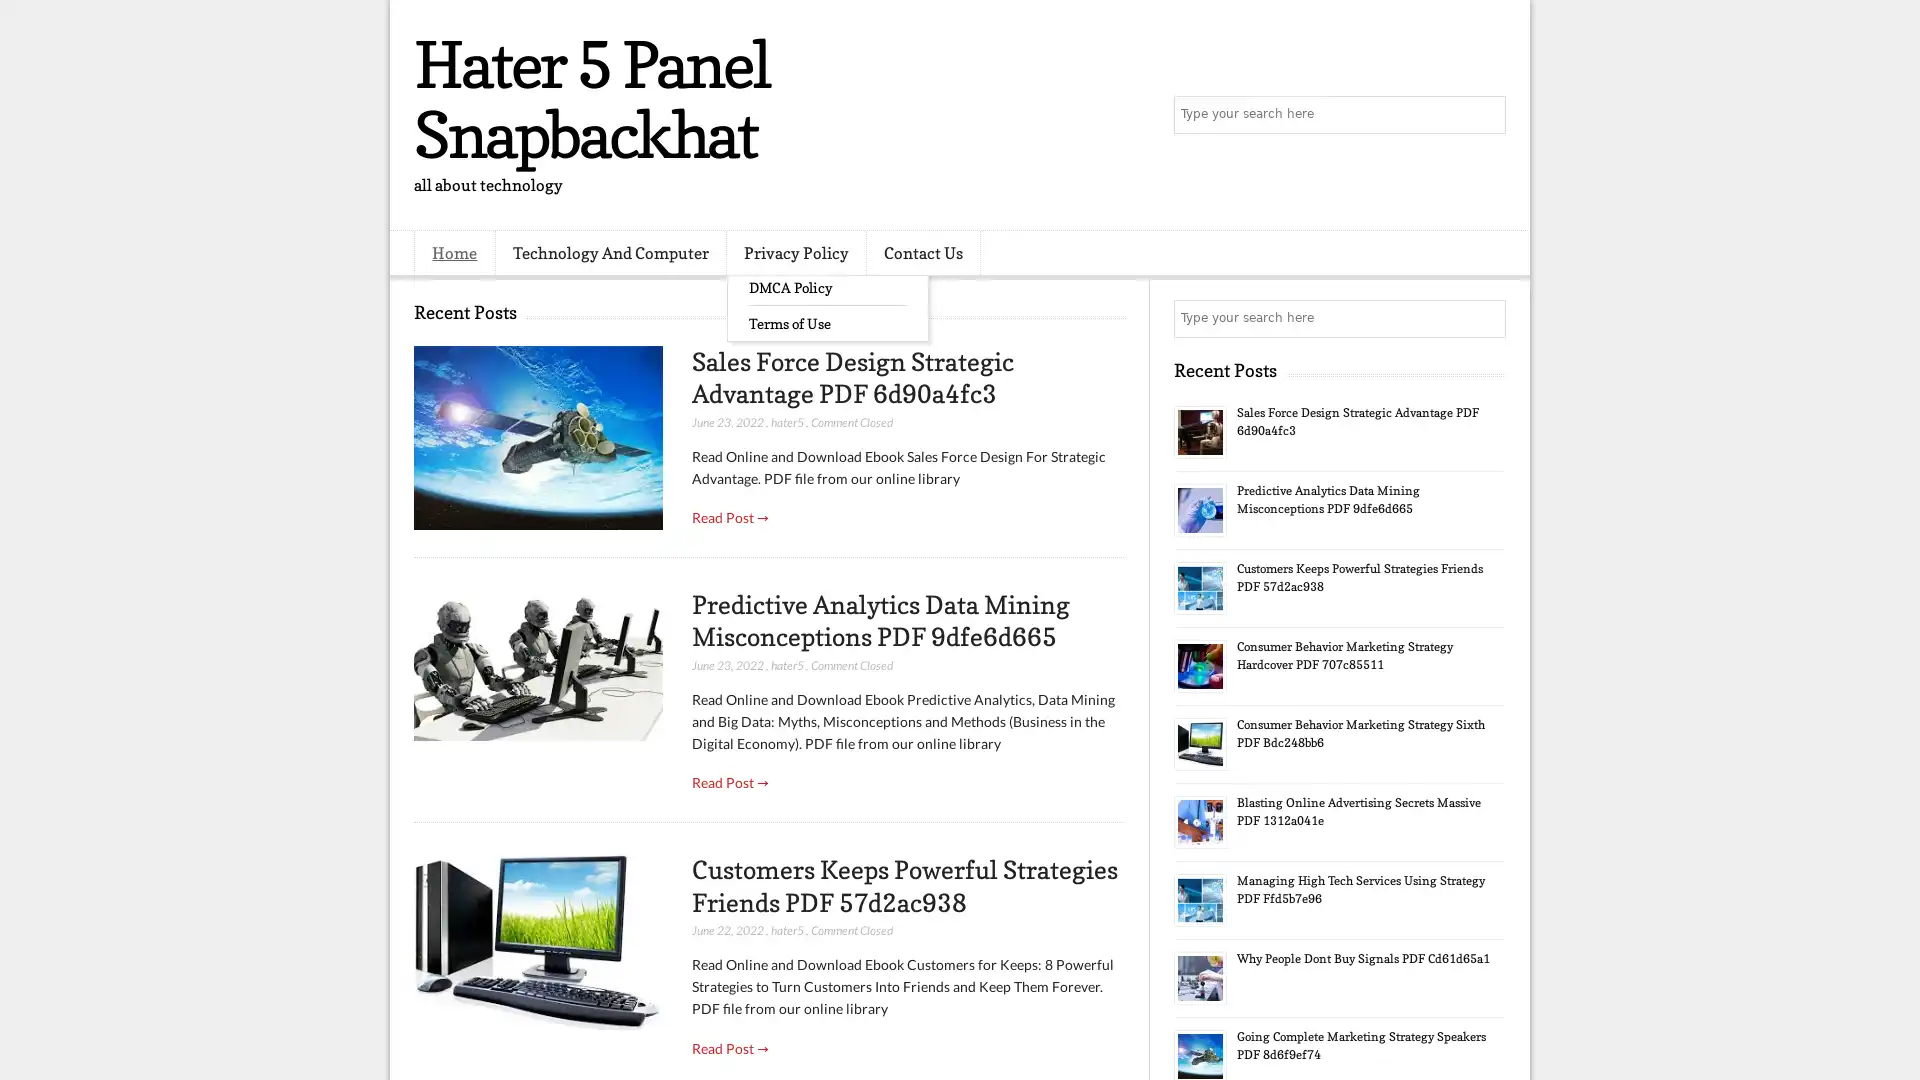 The height and width of the screenshot is (1080, 1920). What do you see at coordinates (1485, 318) in the screenshot?
I see `Search` at bounding box center [1485, 318].